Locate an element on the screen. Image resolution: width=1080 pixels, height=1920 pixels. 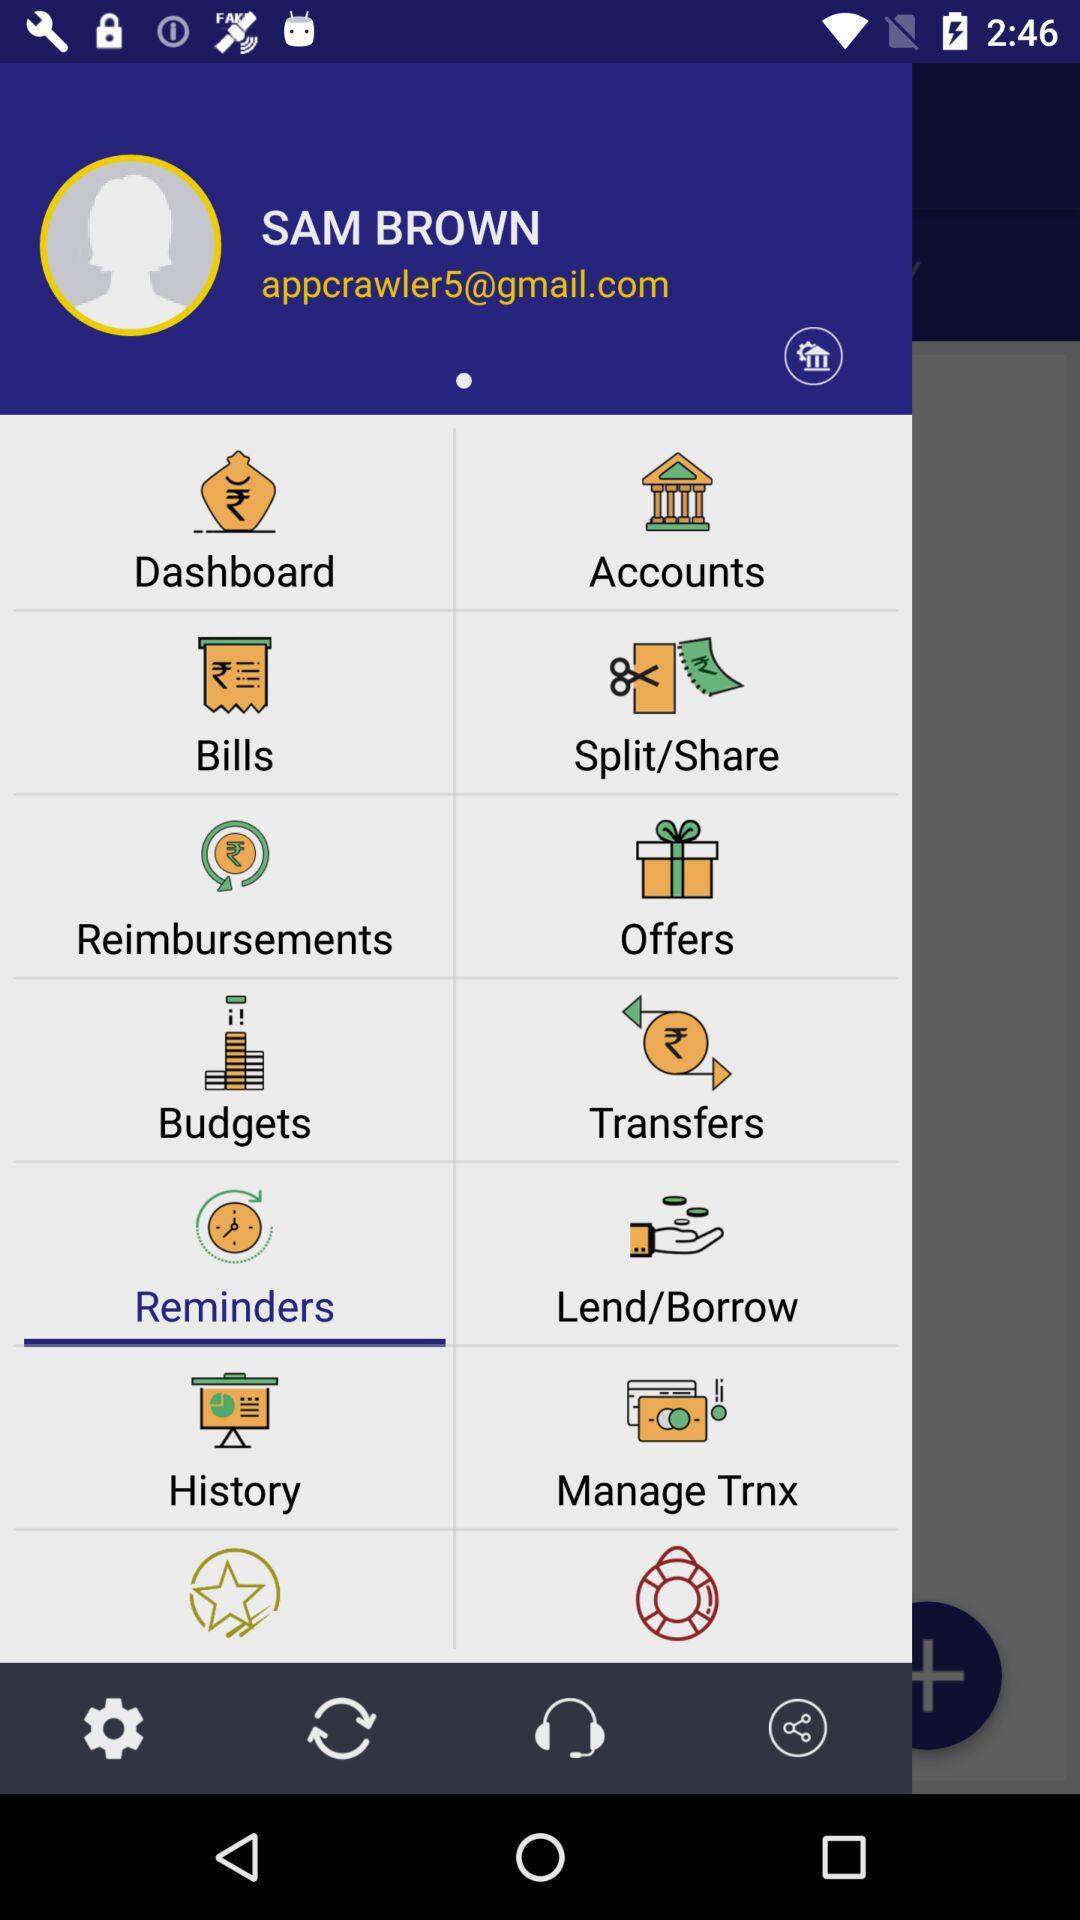
the add icon is located at coordinates (927, 1682).